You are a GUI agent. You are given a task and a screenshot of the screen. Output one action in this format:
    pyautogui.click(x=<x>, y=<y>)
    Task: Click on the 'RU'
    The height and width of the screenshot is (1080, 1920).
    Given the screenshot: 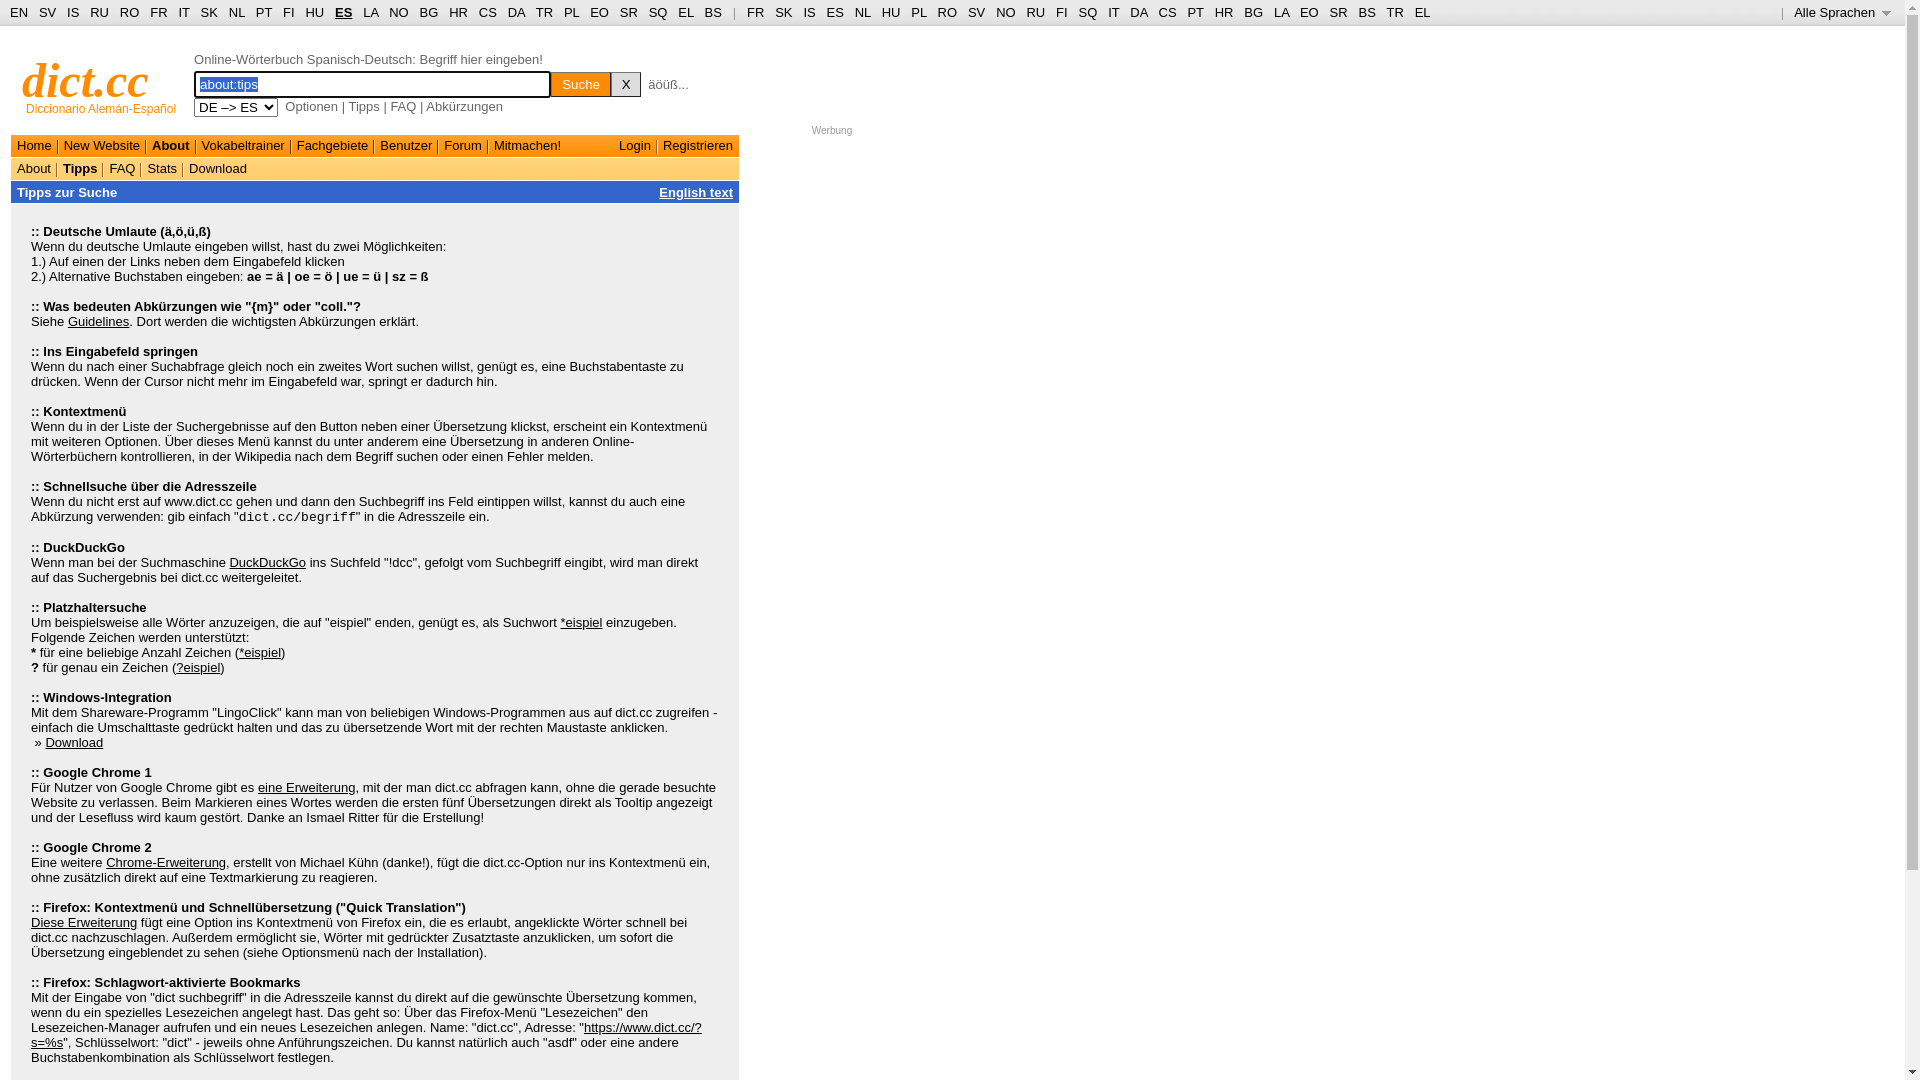 What is the action you would take?
    pyautogui.click(x=1035, y=12)
    